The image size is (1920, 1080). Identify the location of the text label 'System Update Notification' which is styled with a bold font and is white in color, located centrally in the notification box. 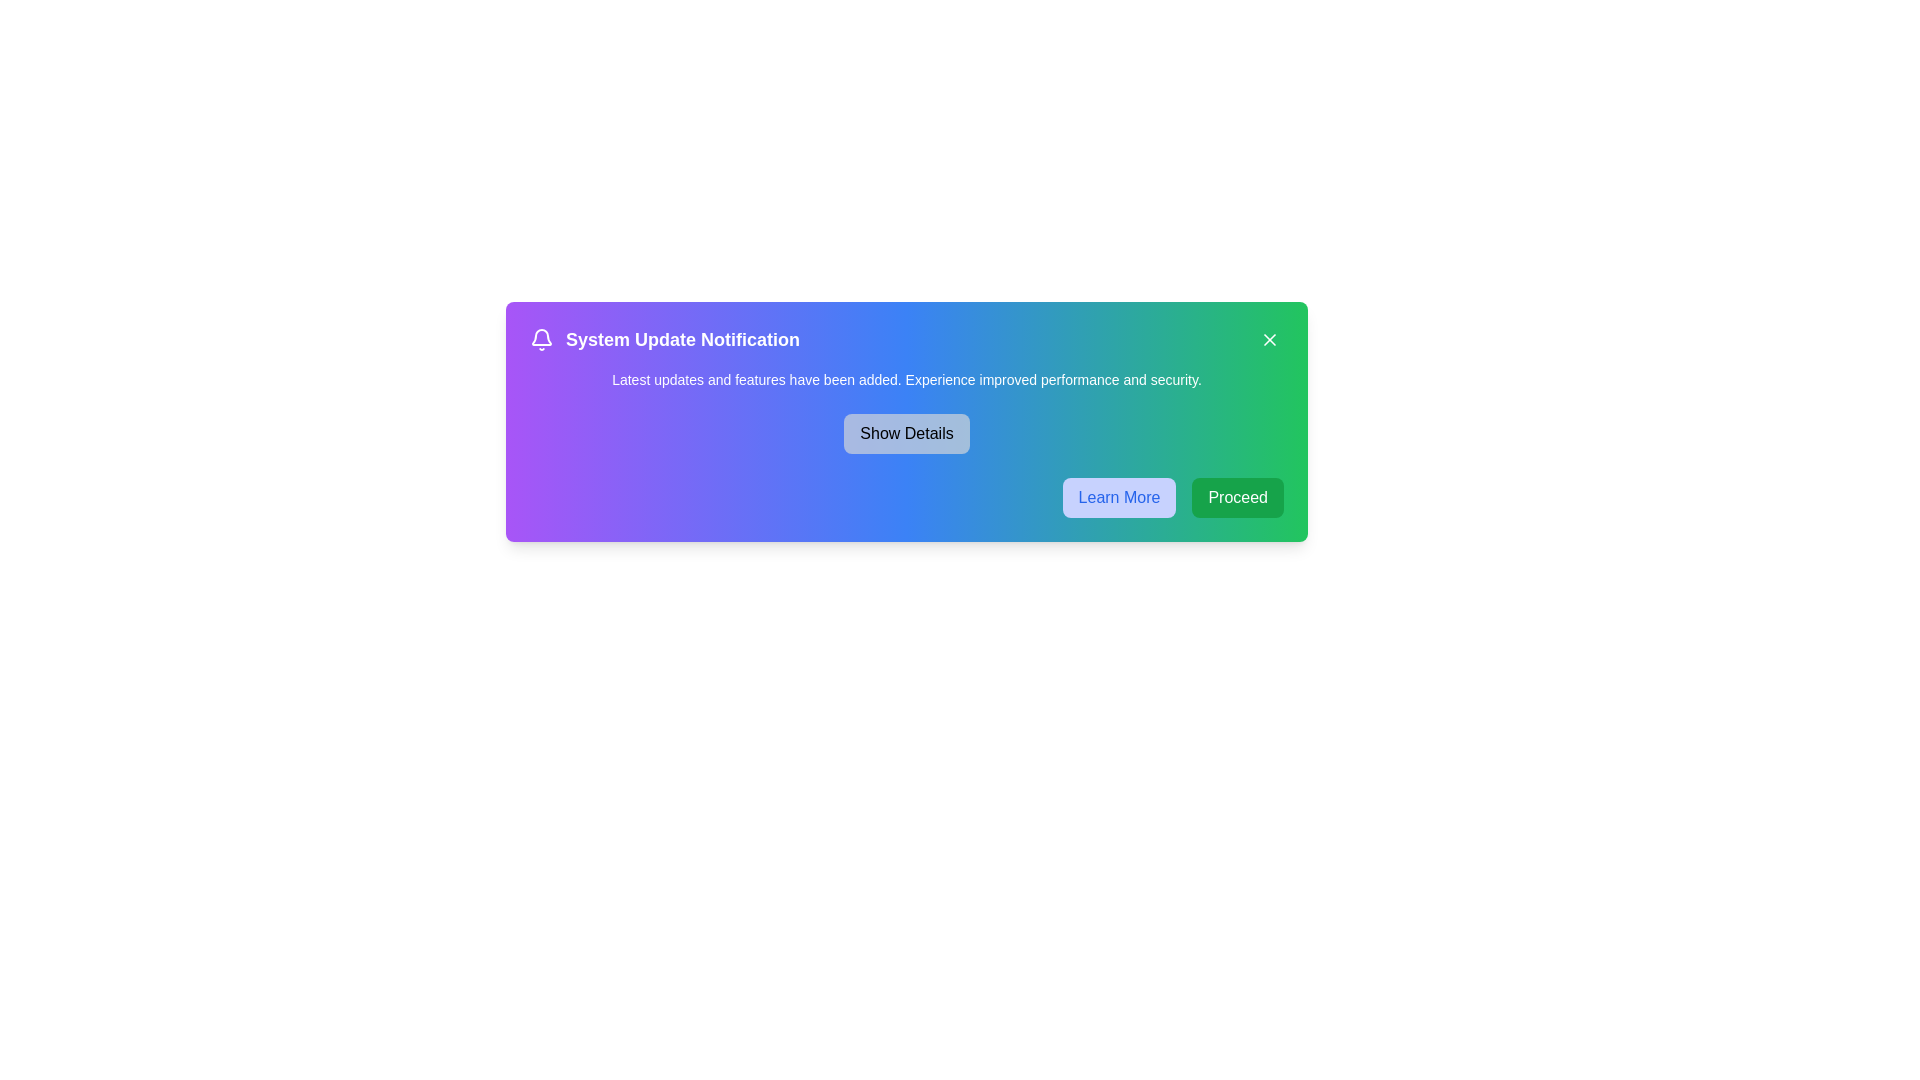
(682, 338).